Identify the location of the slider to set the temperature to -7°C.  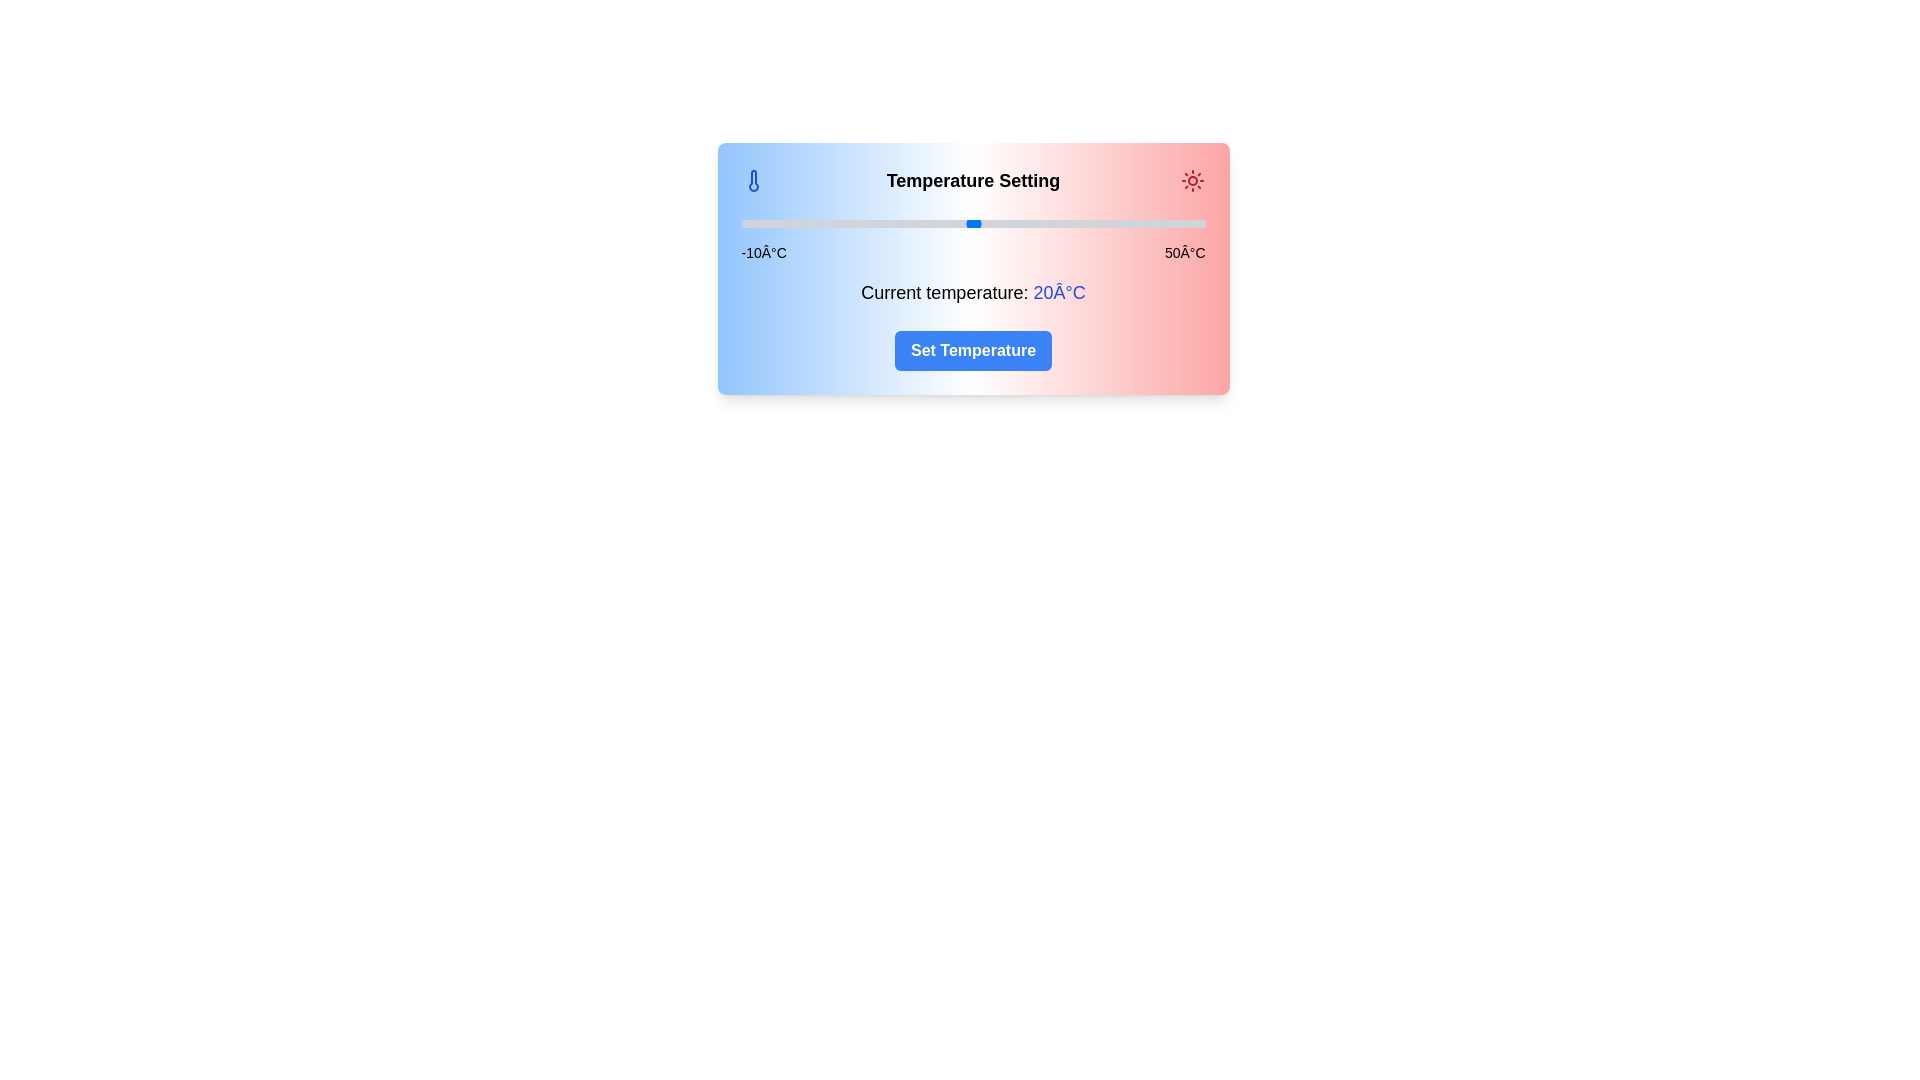
(763, 223).